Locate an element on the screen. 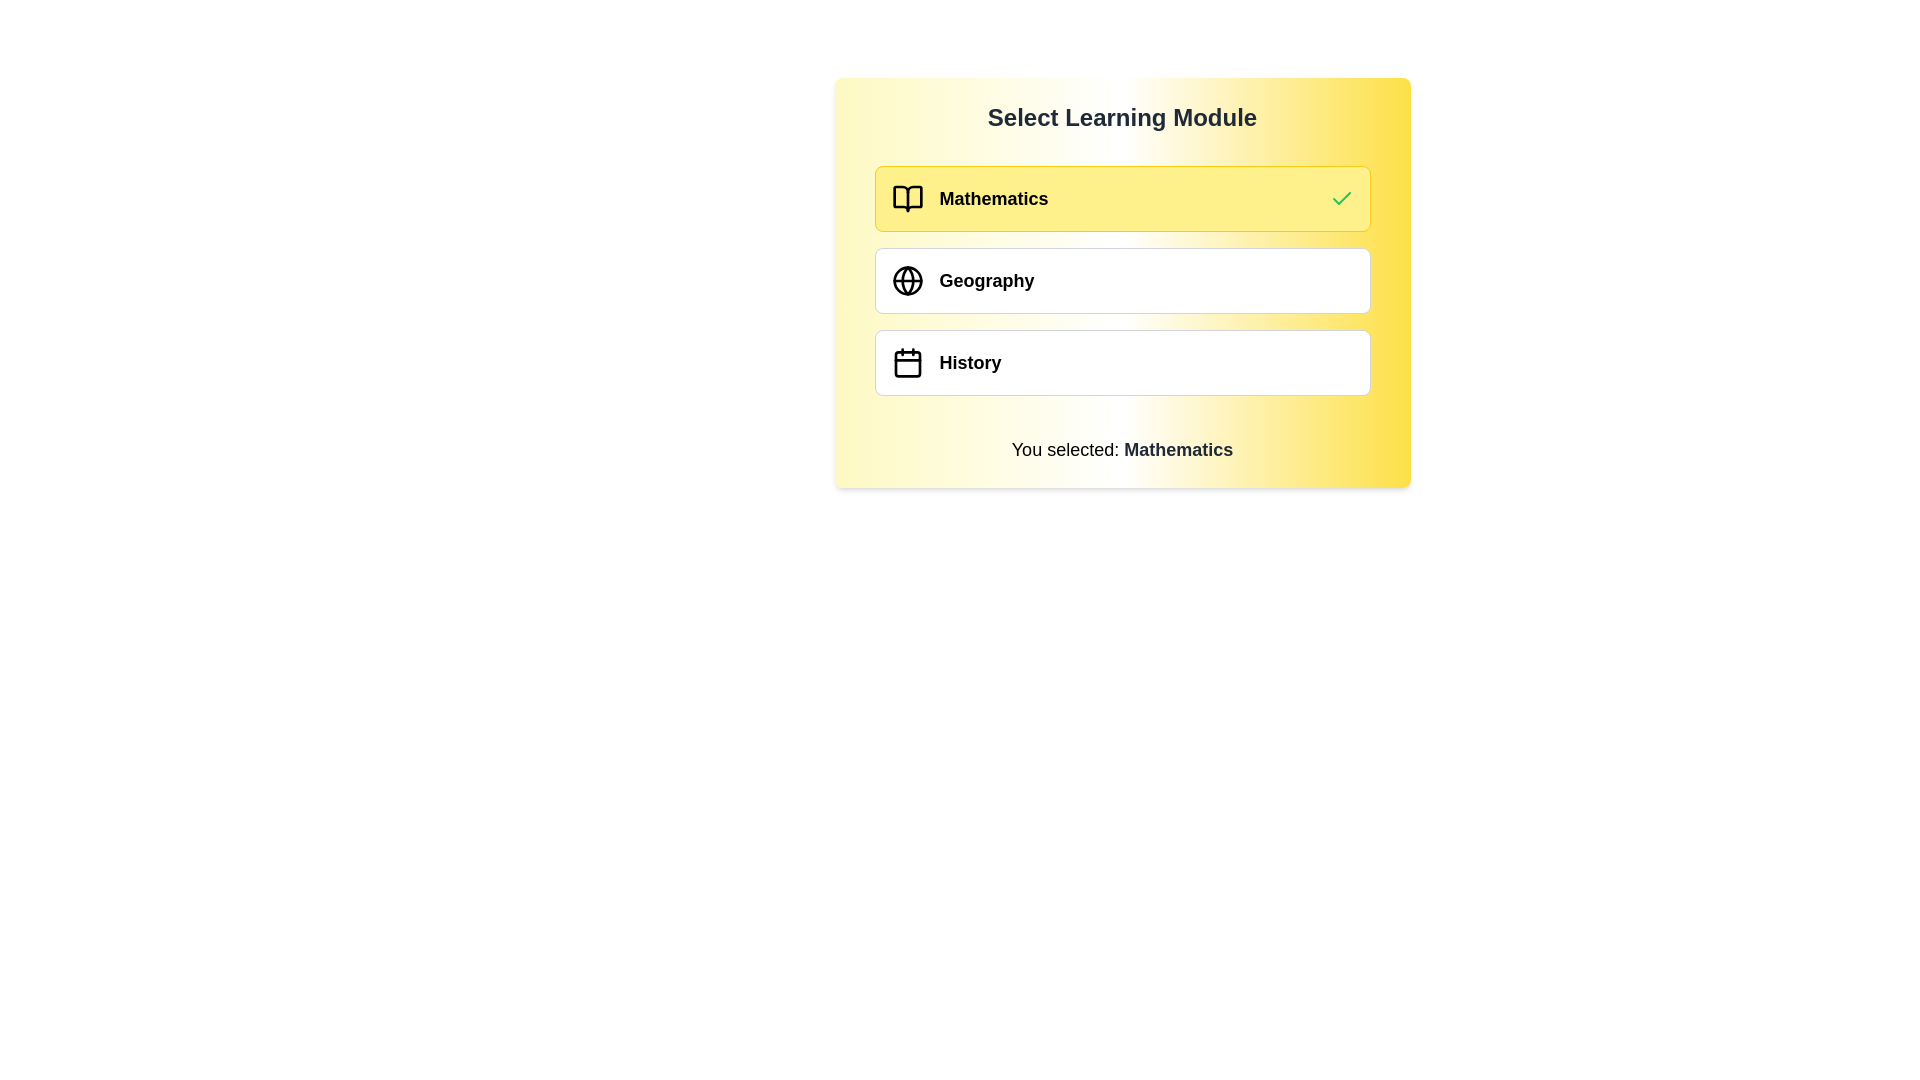  the outlined calendar icon, which is a non-interactive decorative element located at the far left of the 'History' list item in the UI is located at coordinates (906, 362).